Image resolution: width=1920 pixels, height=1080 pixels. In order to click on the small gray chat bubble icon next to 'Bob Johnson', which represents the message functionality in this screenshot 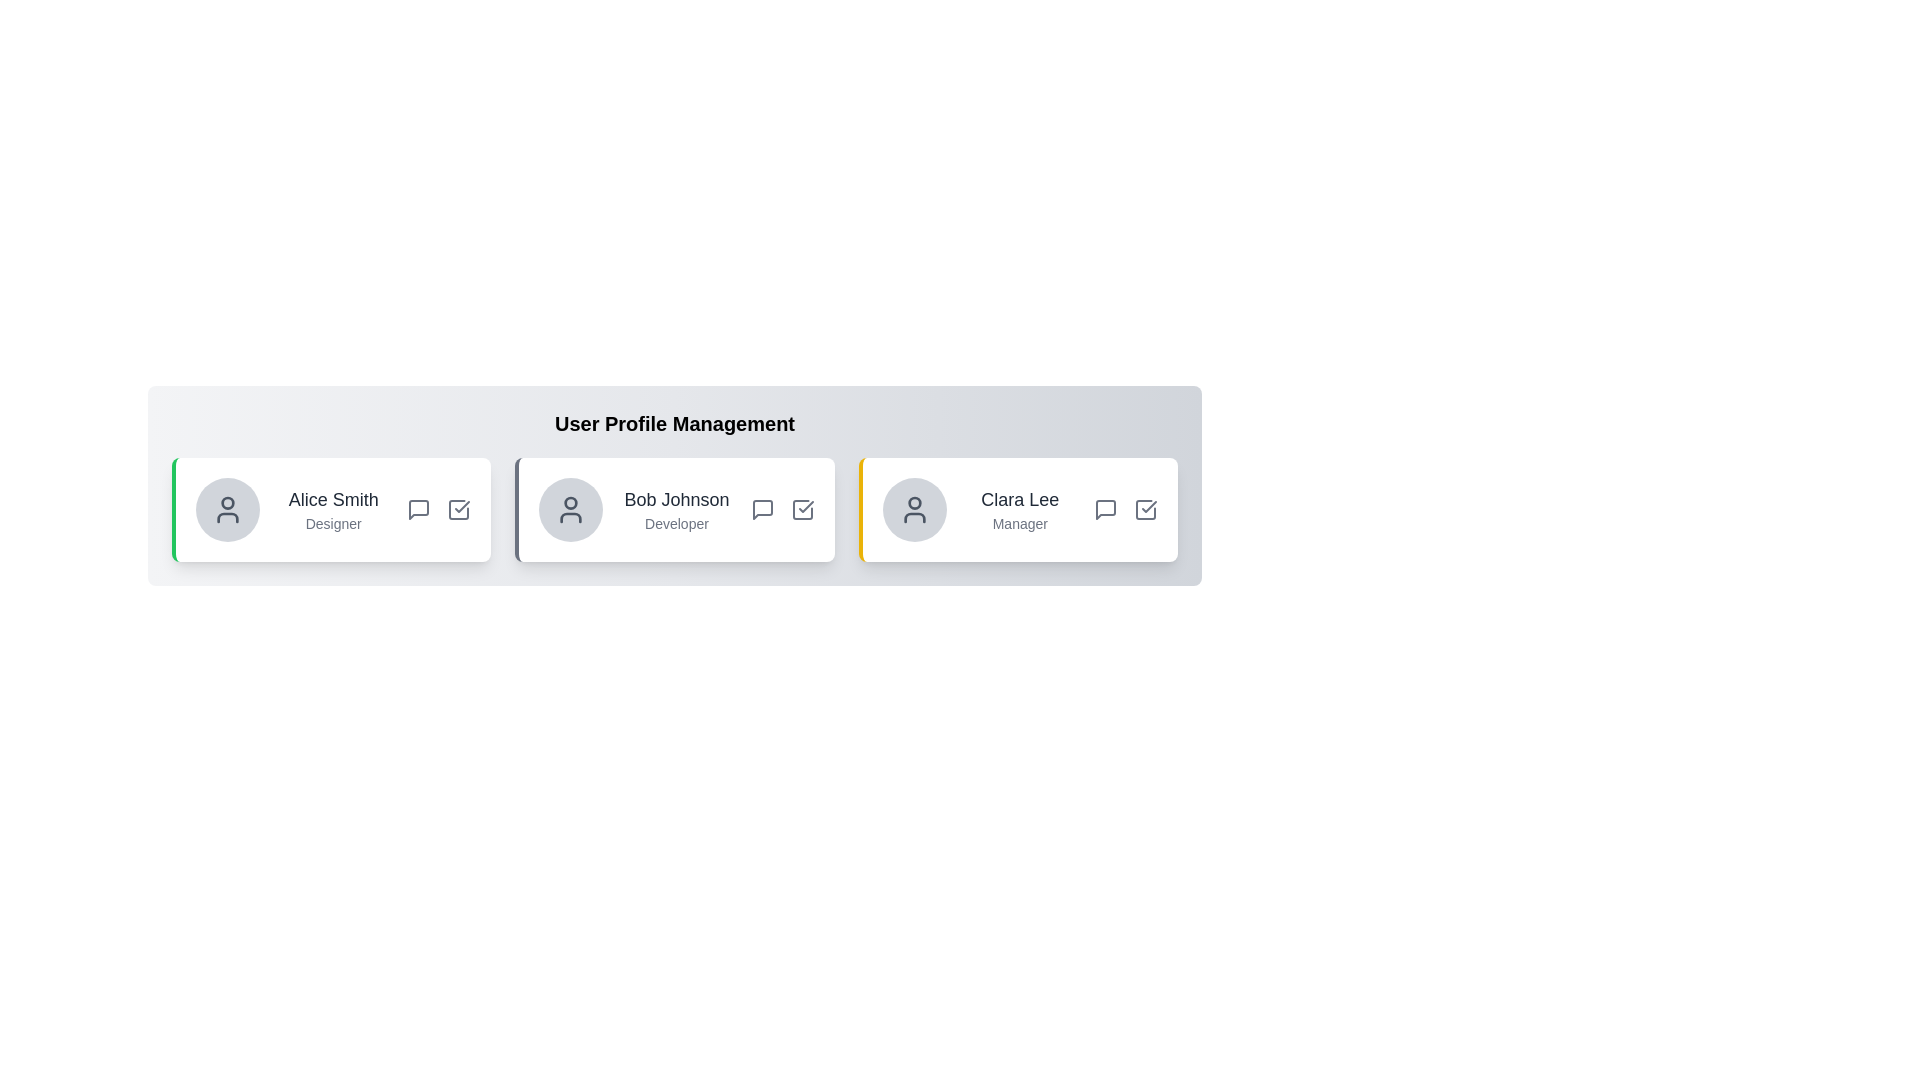, I will do `click(761, 508)`.